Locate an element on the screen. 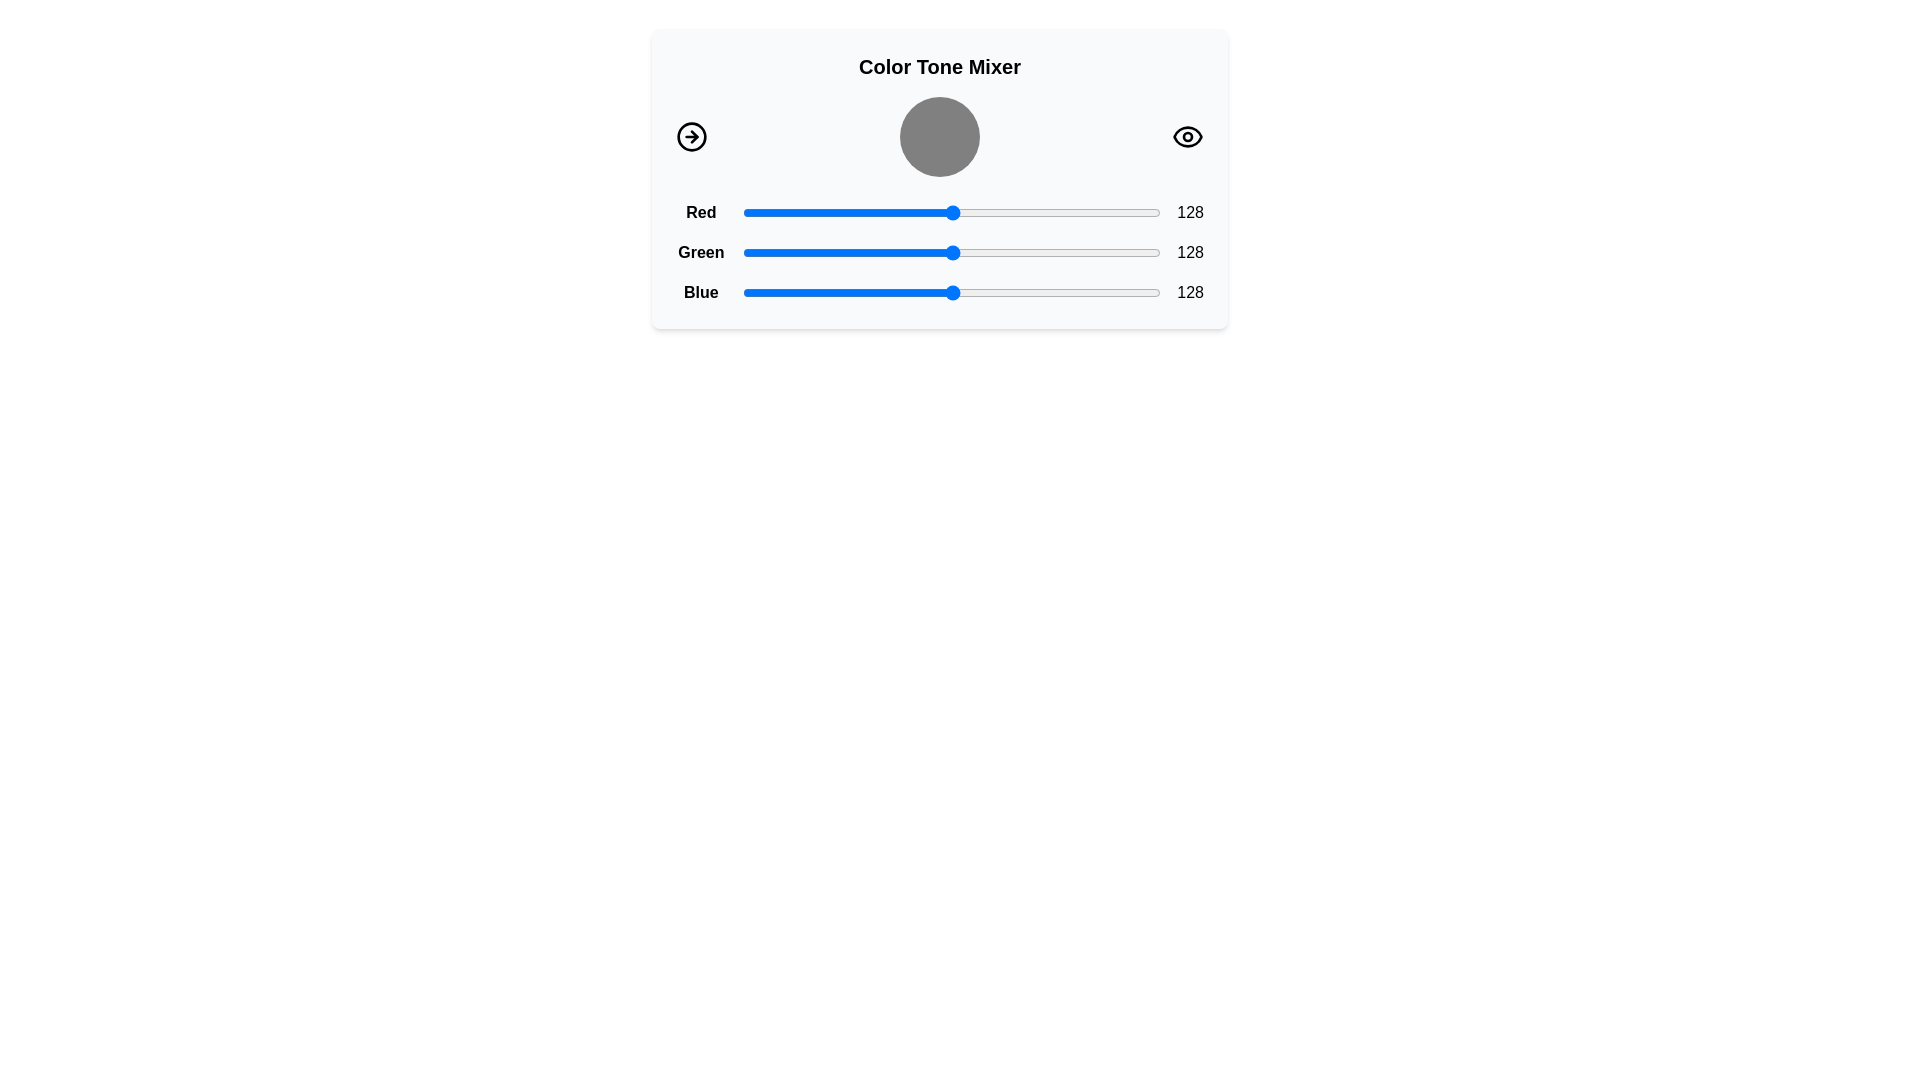 The width and height of the screenshot is (1920, 1080). the slider value is located at coordinates (880, 293).